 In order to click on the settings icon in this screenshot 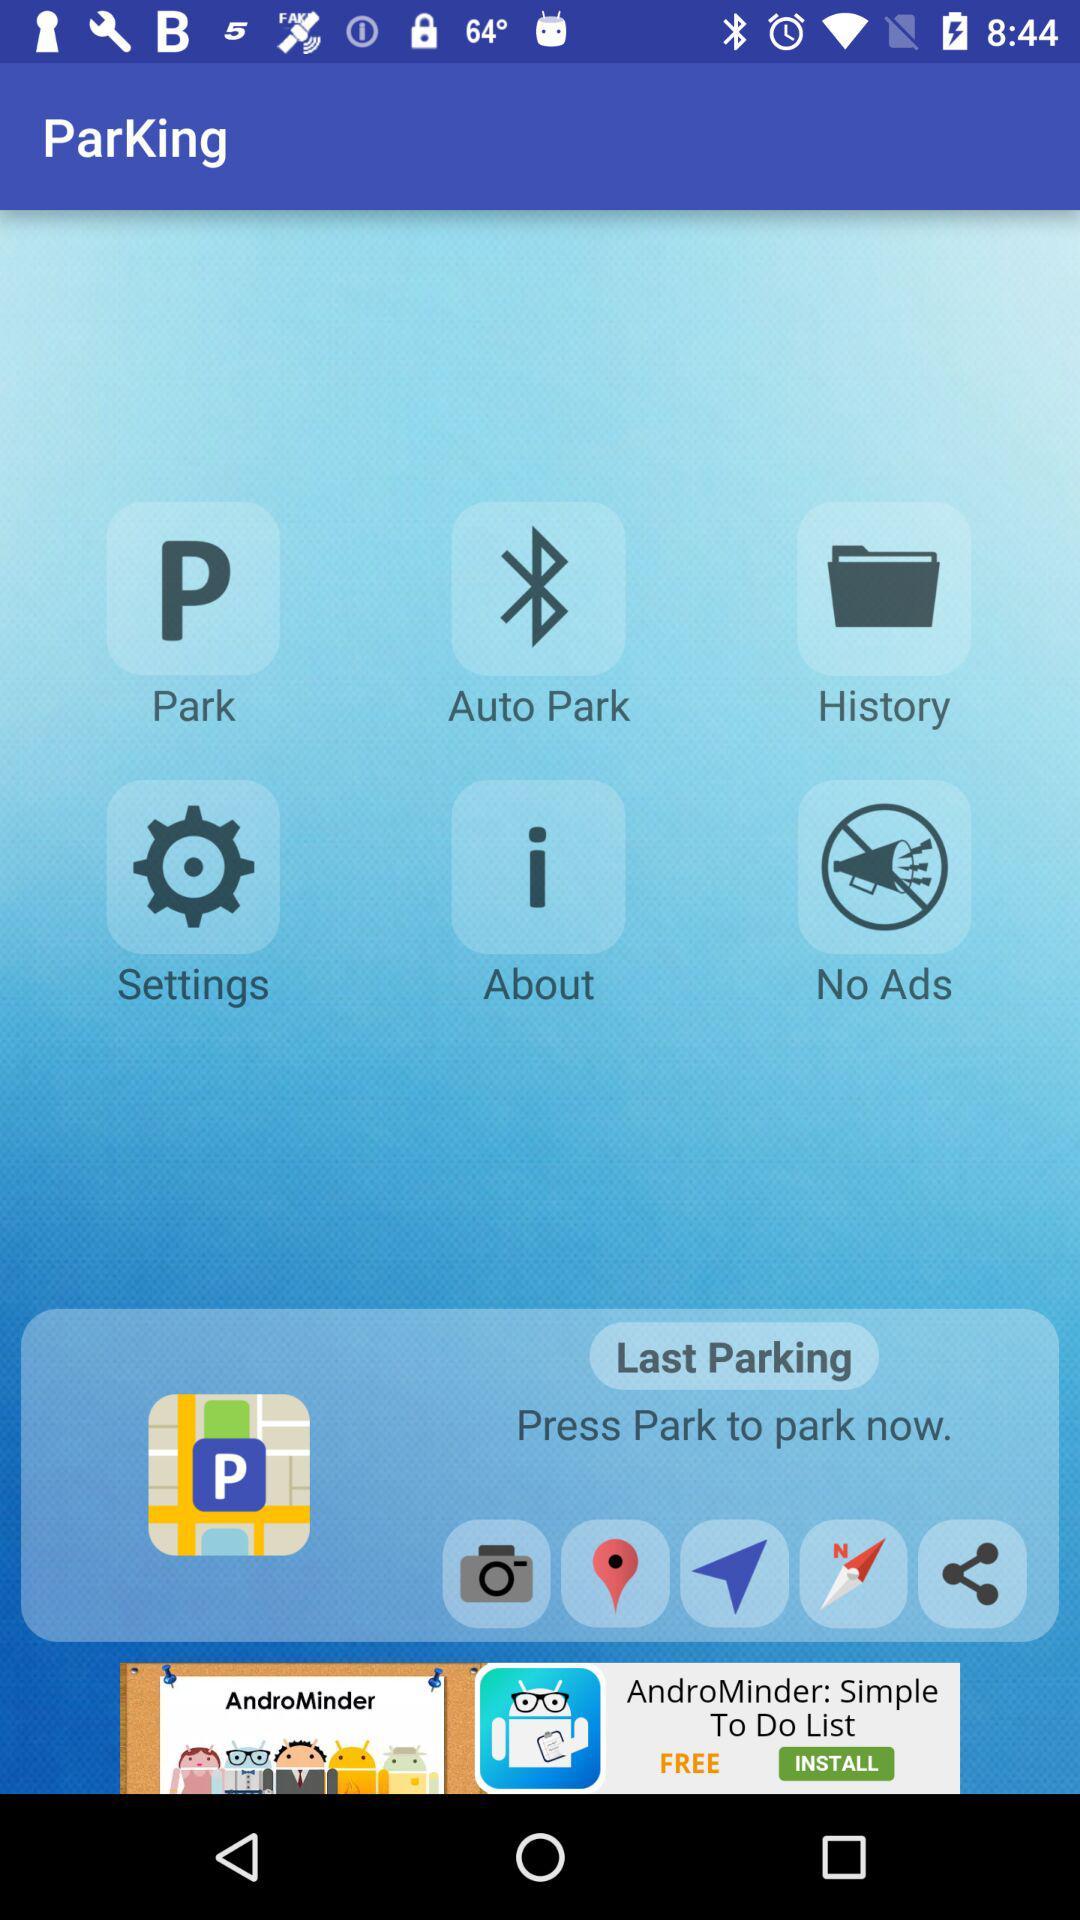, I will do `click(193, 867)`.